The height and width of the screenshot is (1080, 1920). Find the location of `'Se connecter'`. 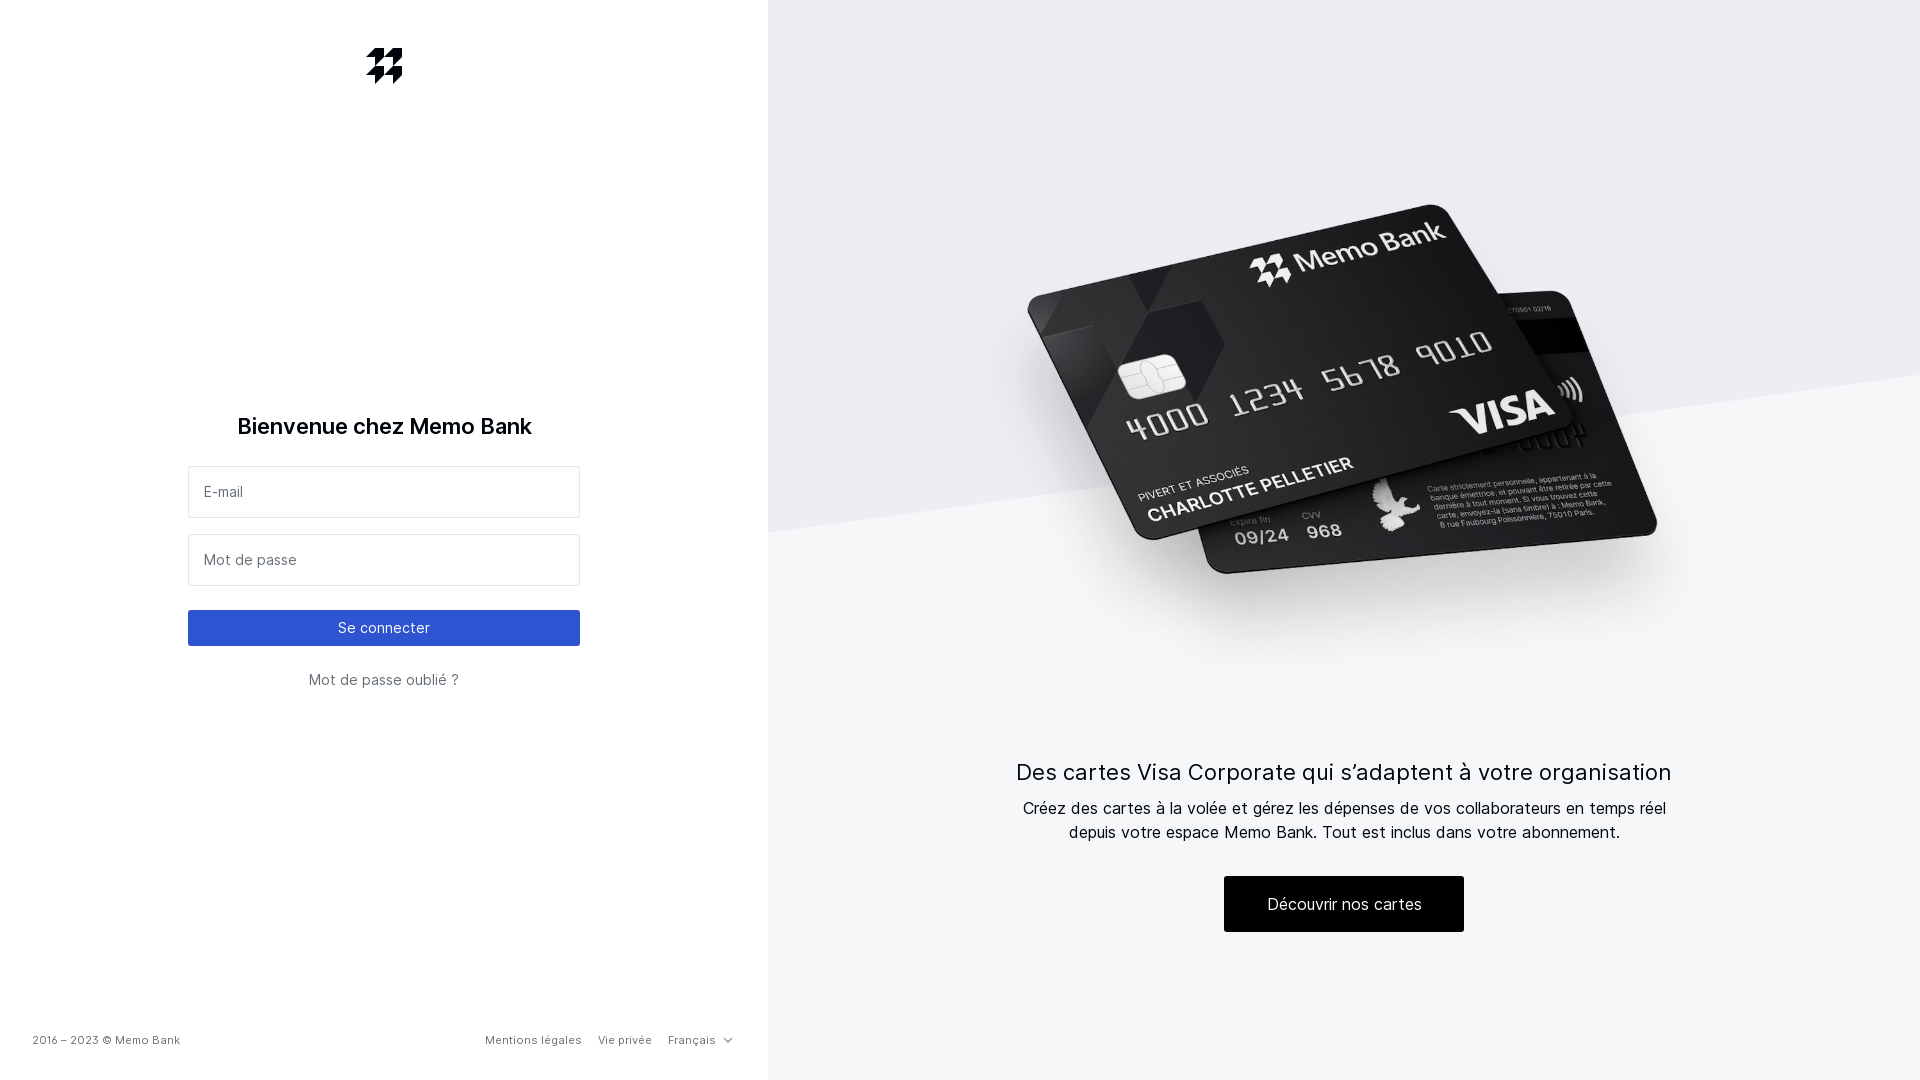

'Se connecter' is located at coordinates (384, 627).